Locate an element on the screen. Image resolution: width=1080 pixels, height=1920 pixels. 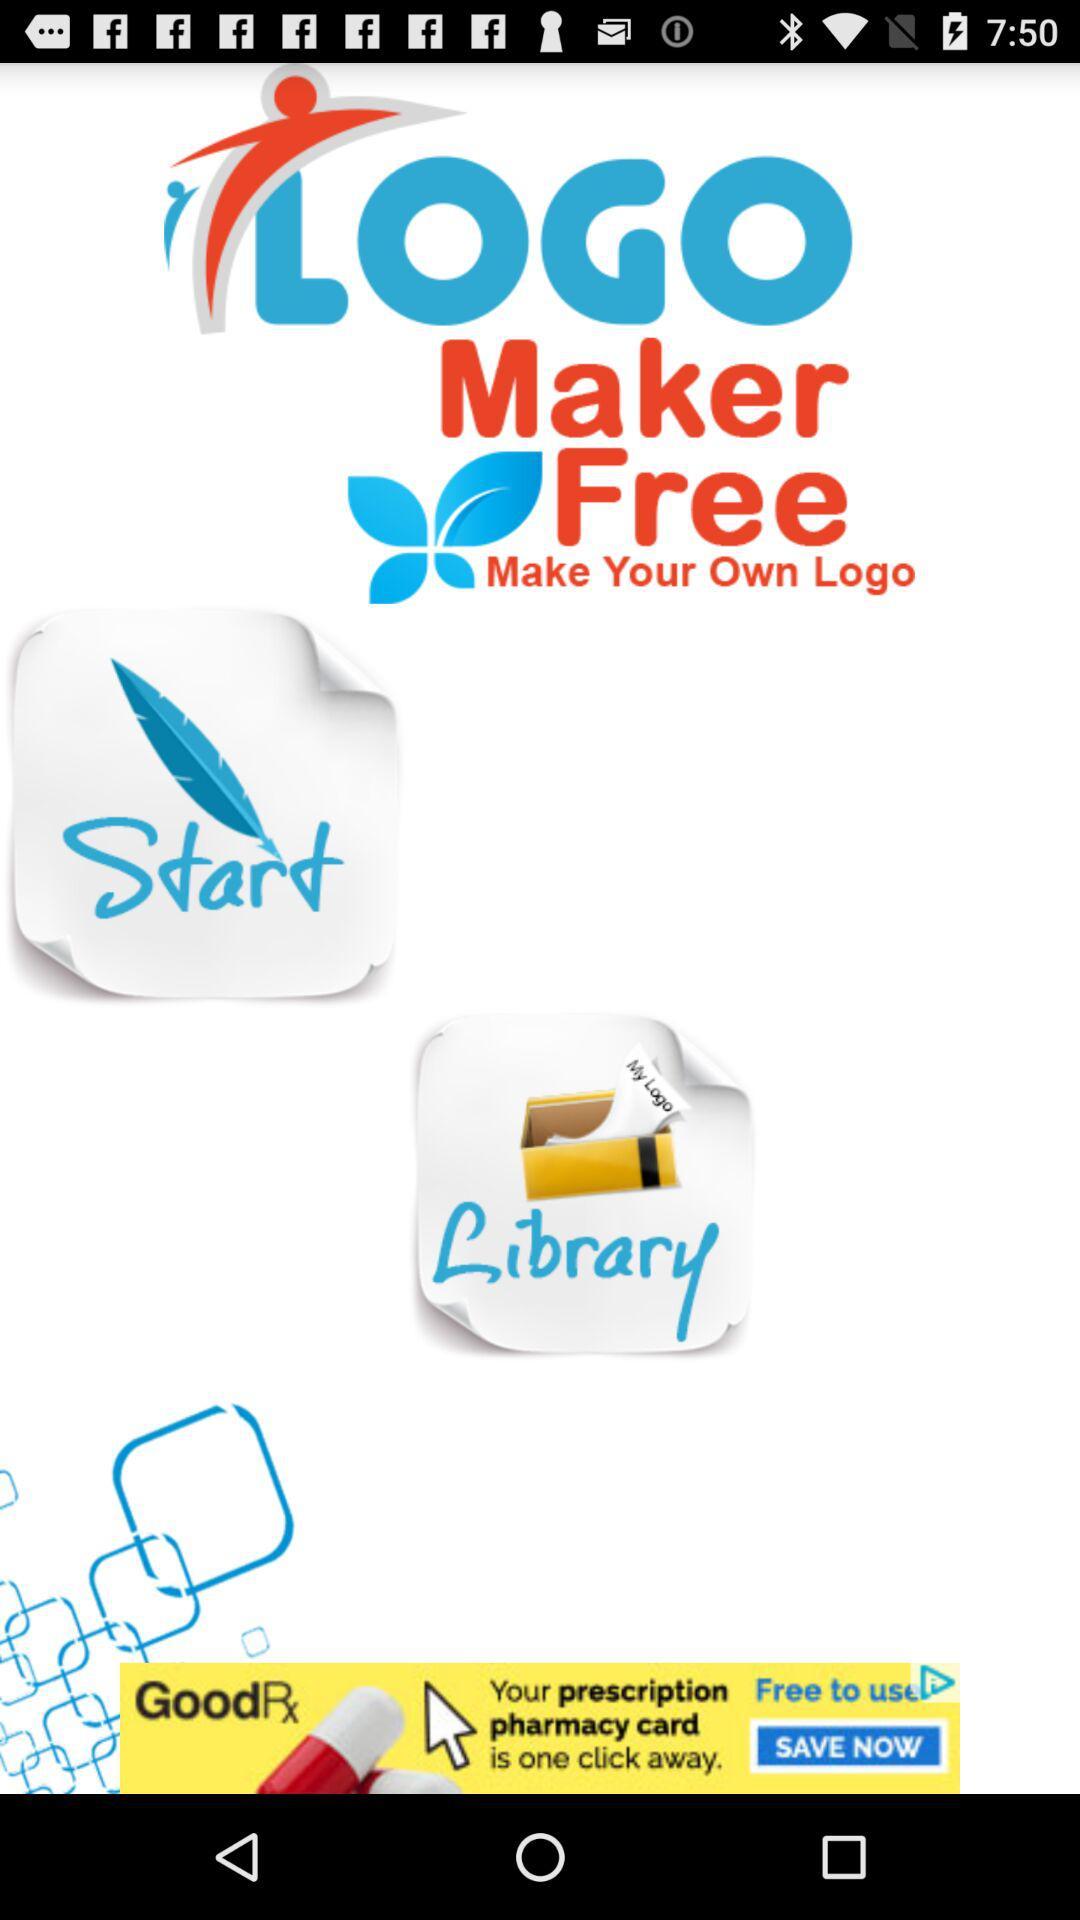
start is located at coordinates (202, 806).